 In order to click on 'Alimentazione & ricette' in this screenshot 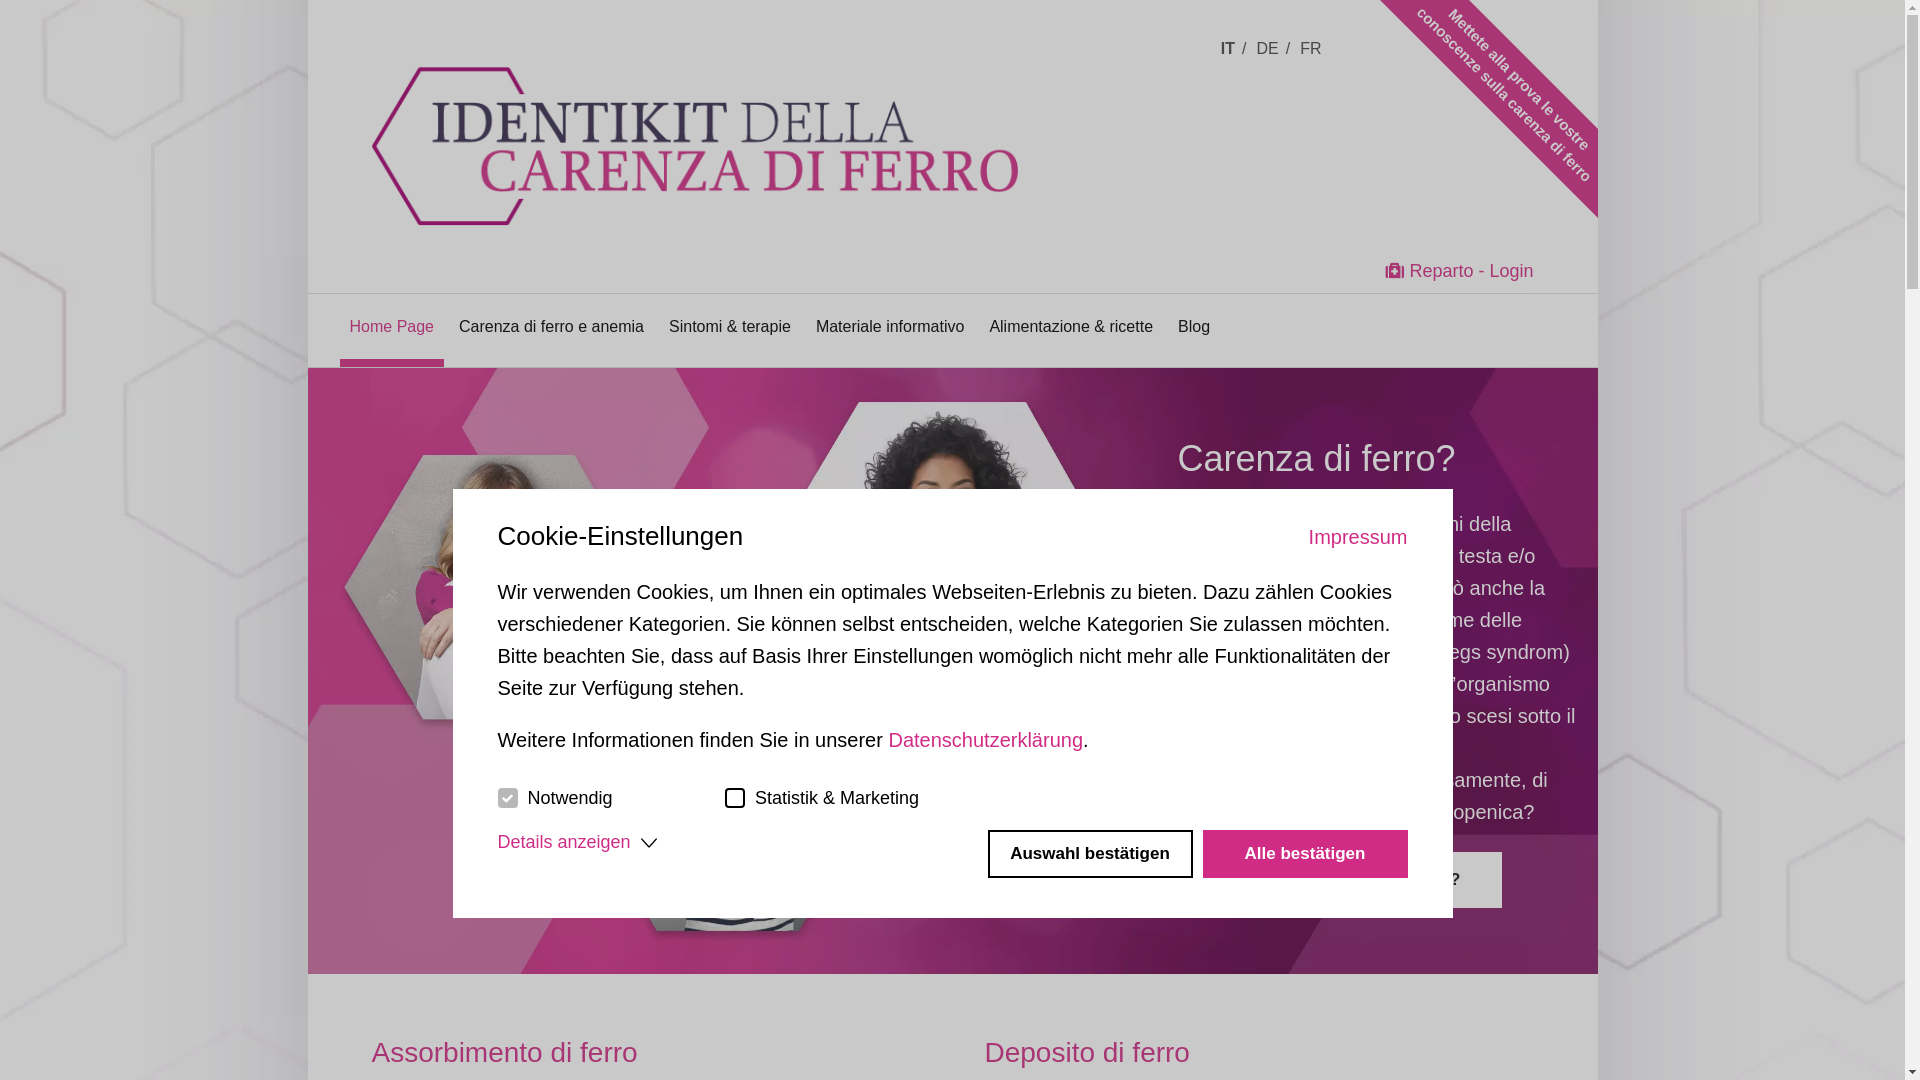, I will do `click(1069, 325)`.